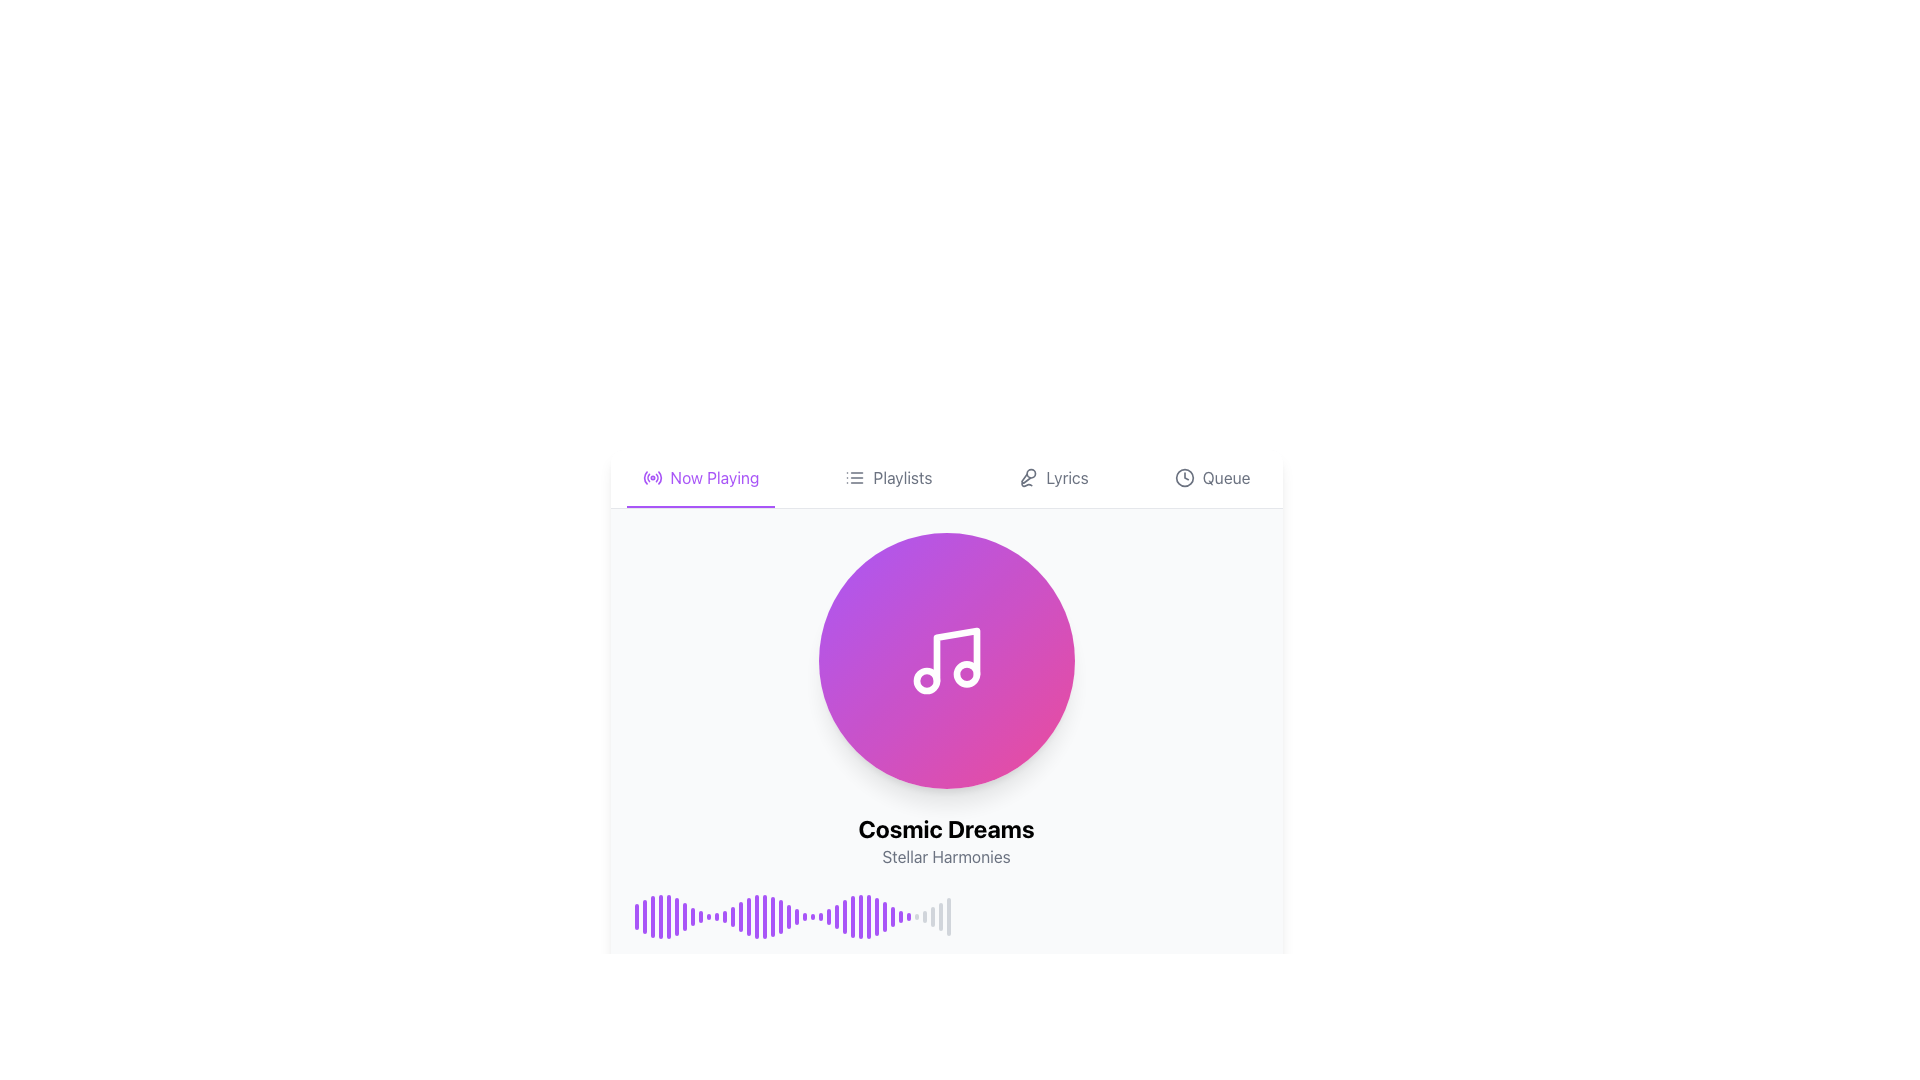  What do you see at coordinates (820, 917) in the screenshot?
I see `the visual representation of the 25th vertical Waveform bar, which is a narrow purple bar with rounded ends, part of a waveform visualization` at bounding box center [820, 917].